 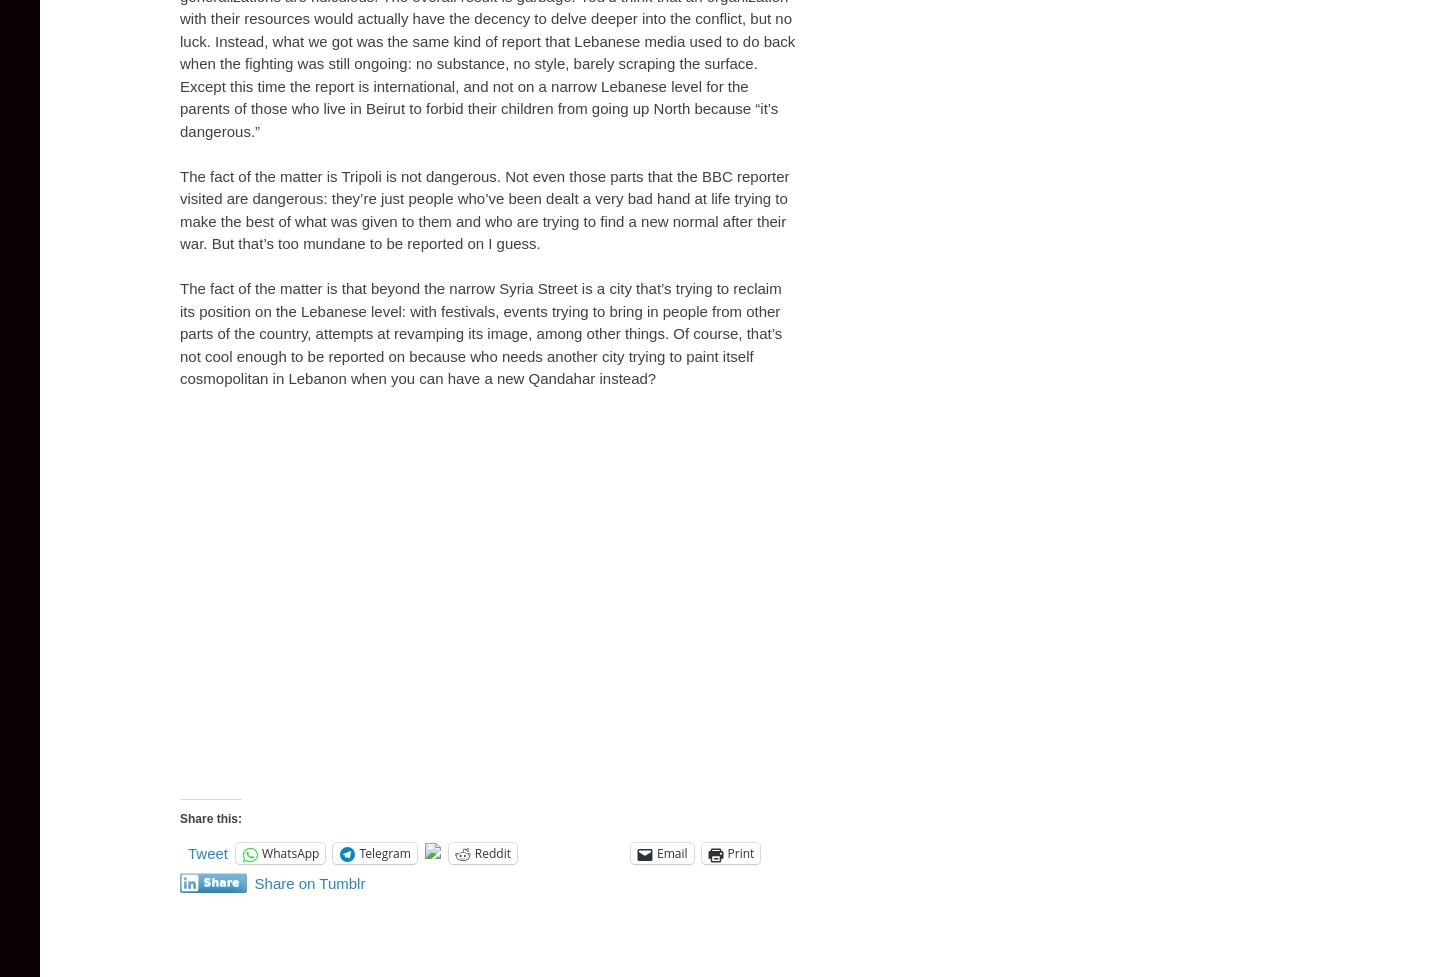 I want to click on 'Telegram', so click(x=358, y=852).